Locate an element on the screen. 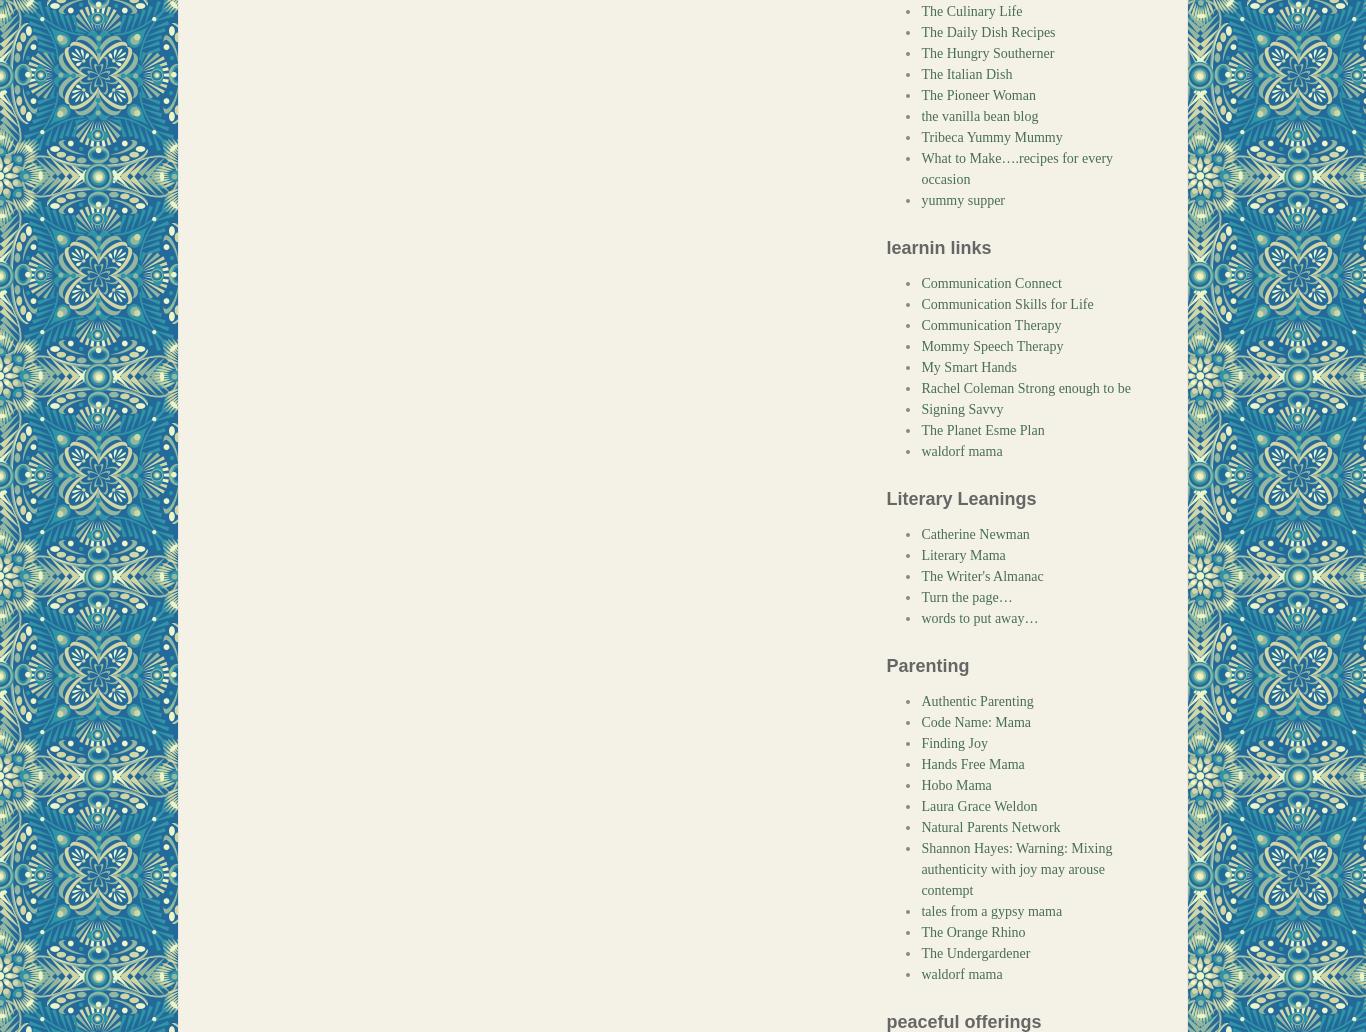 The width and height of the screenshot is (1366, 1032). 'The Culinary Life' is located at coordinates (971, 11).